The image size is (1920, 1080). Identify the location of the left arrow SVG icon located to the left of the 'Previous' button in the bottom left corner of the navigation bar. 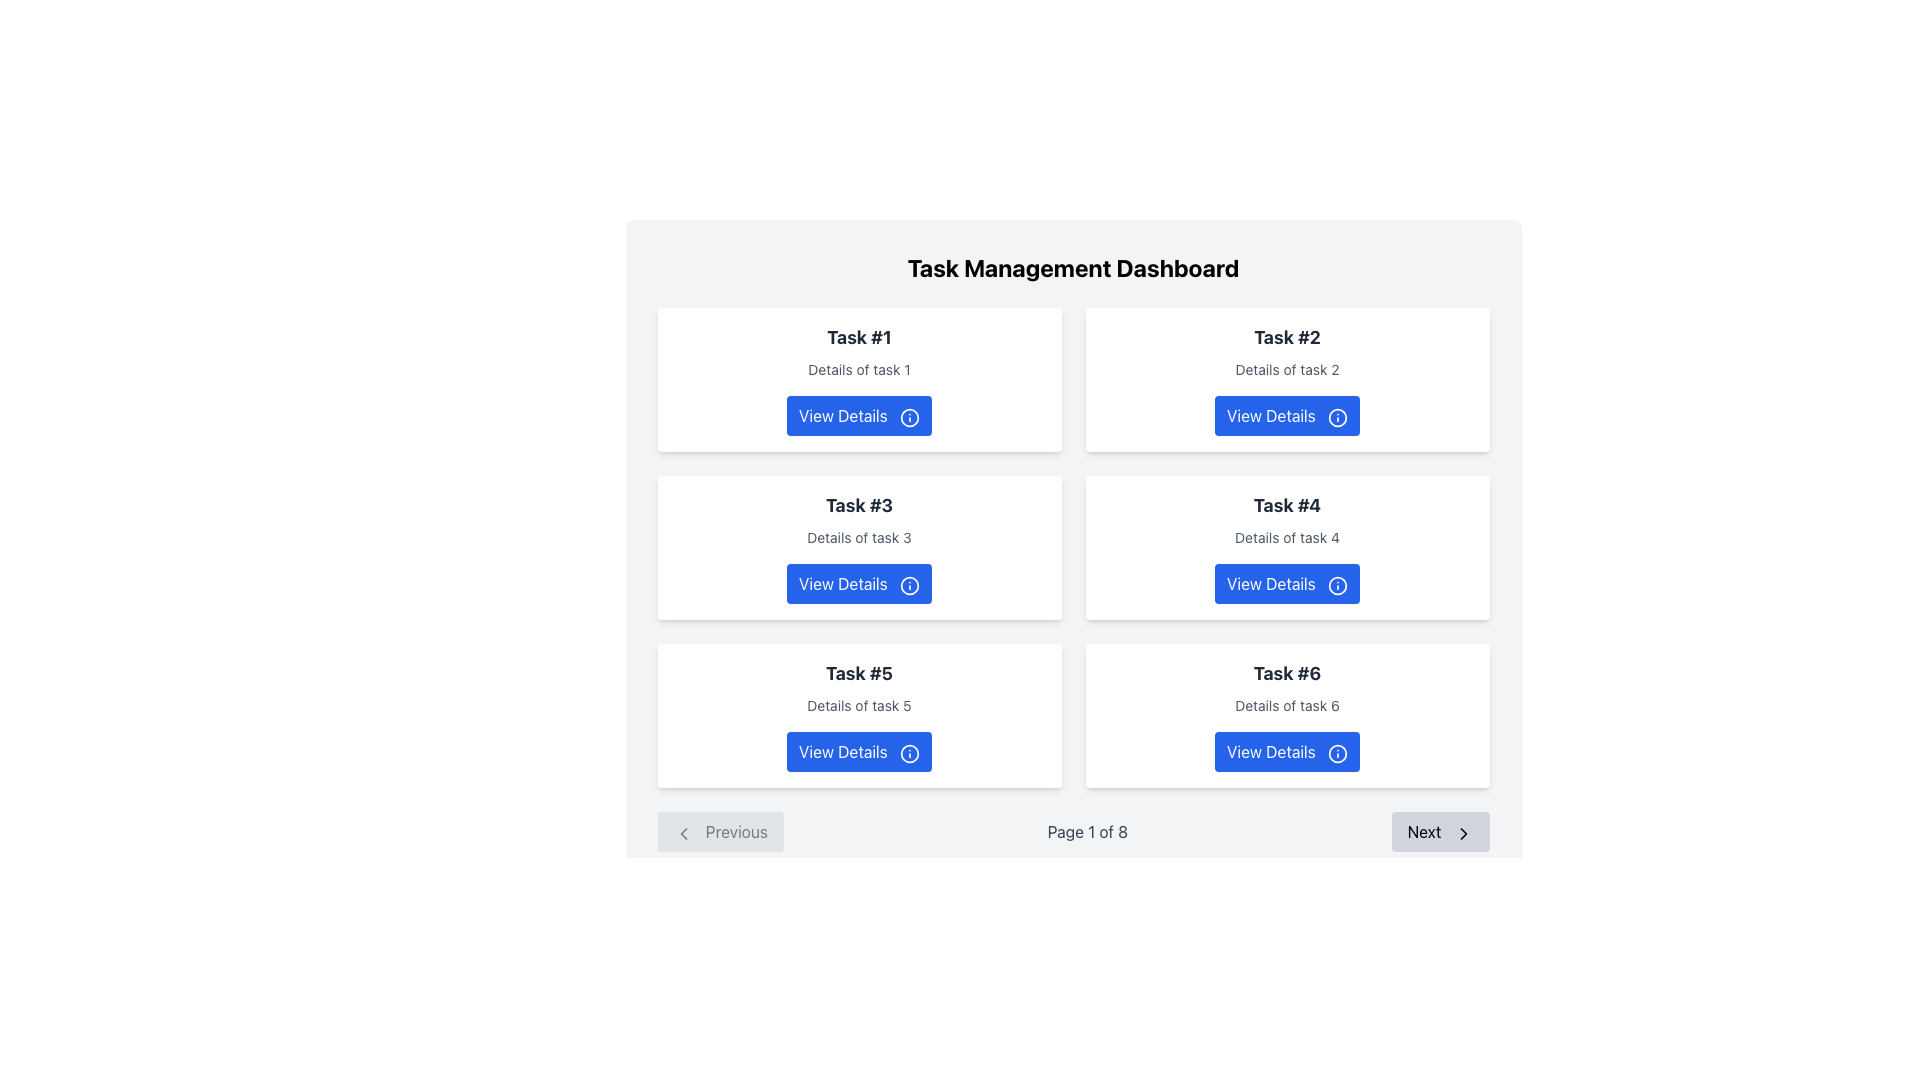
(683, 833).